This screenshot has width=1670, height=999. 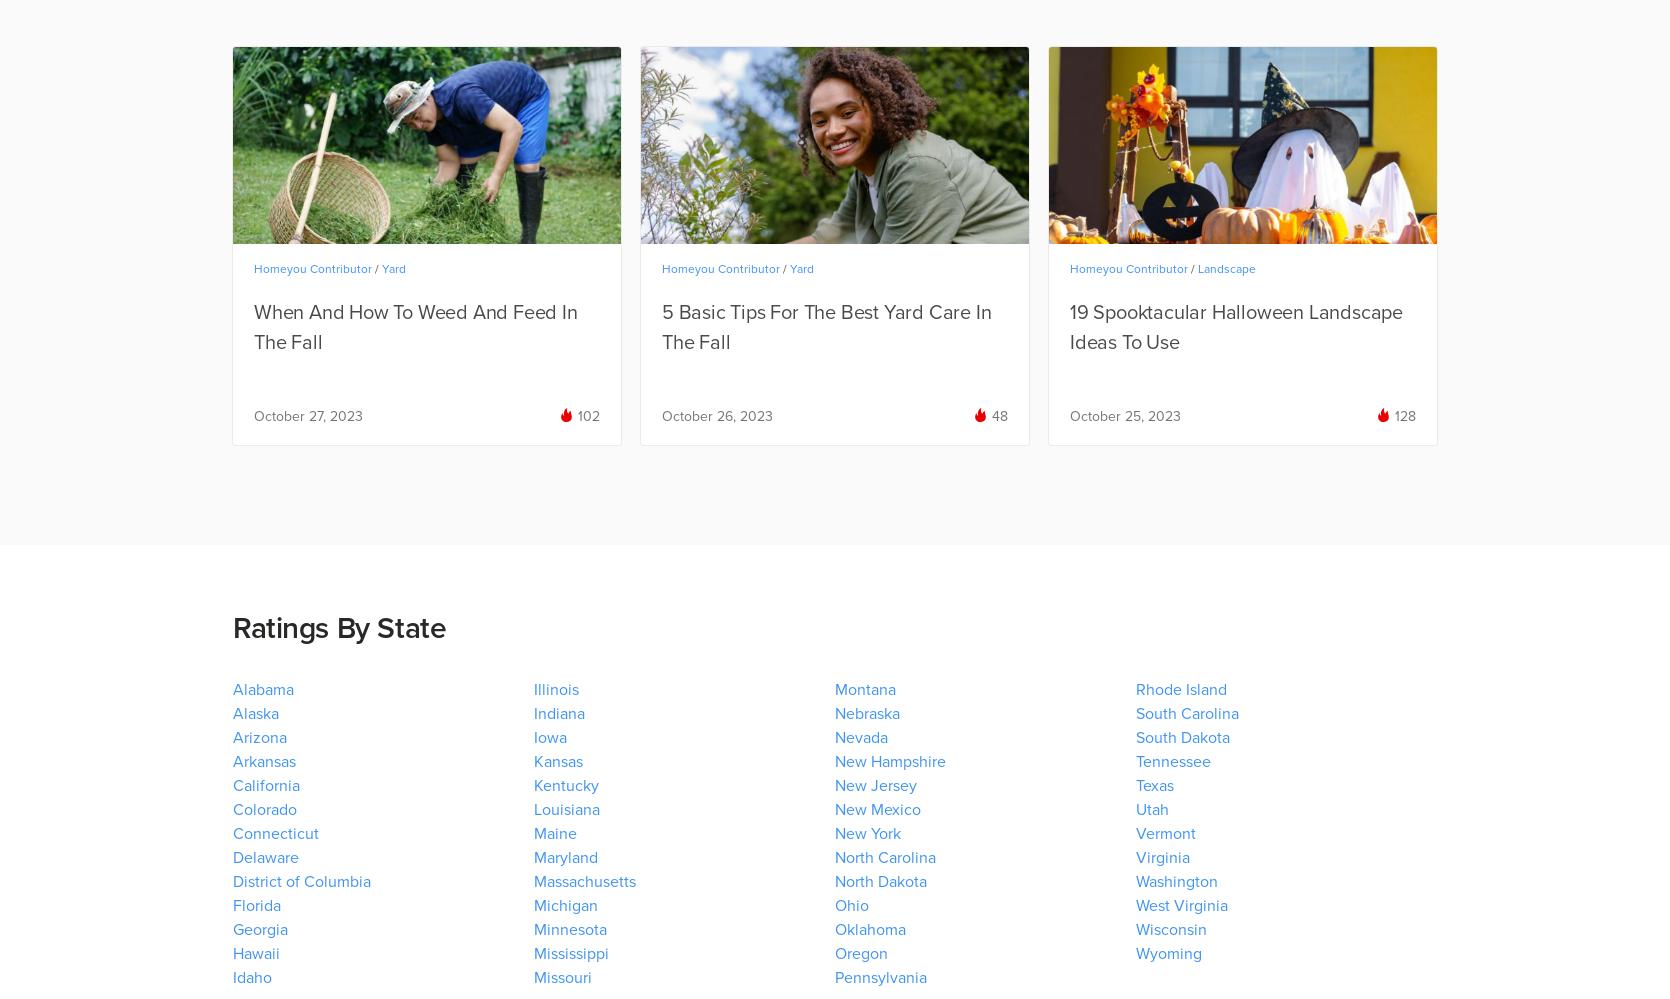 I want to click on 'Iowa', so click(x=550, y=736).